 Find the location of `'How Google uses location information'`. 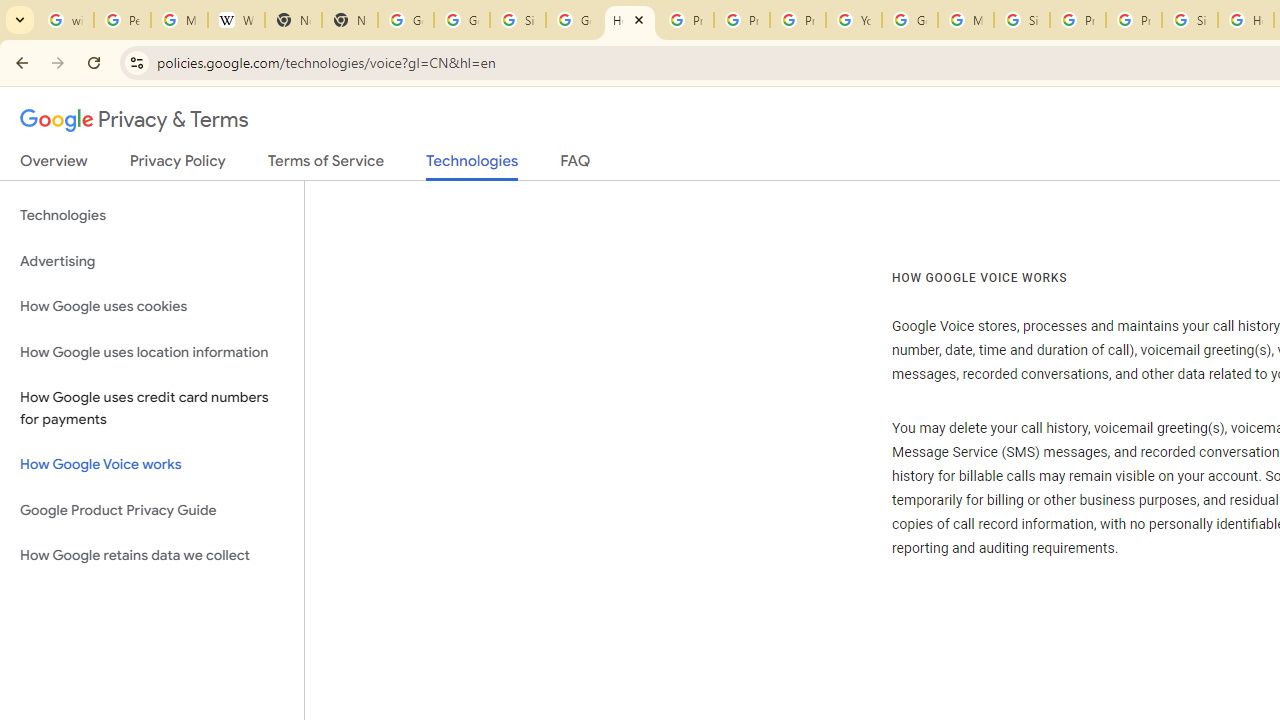

'How Google uses location information' is located at coordinates (151, 351).